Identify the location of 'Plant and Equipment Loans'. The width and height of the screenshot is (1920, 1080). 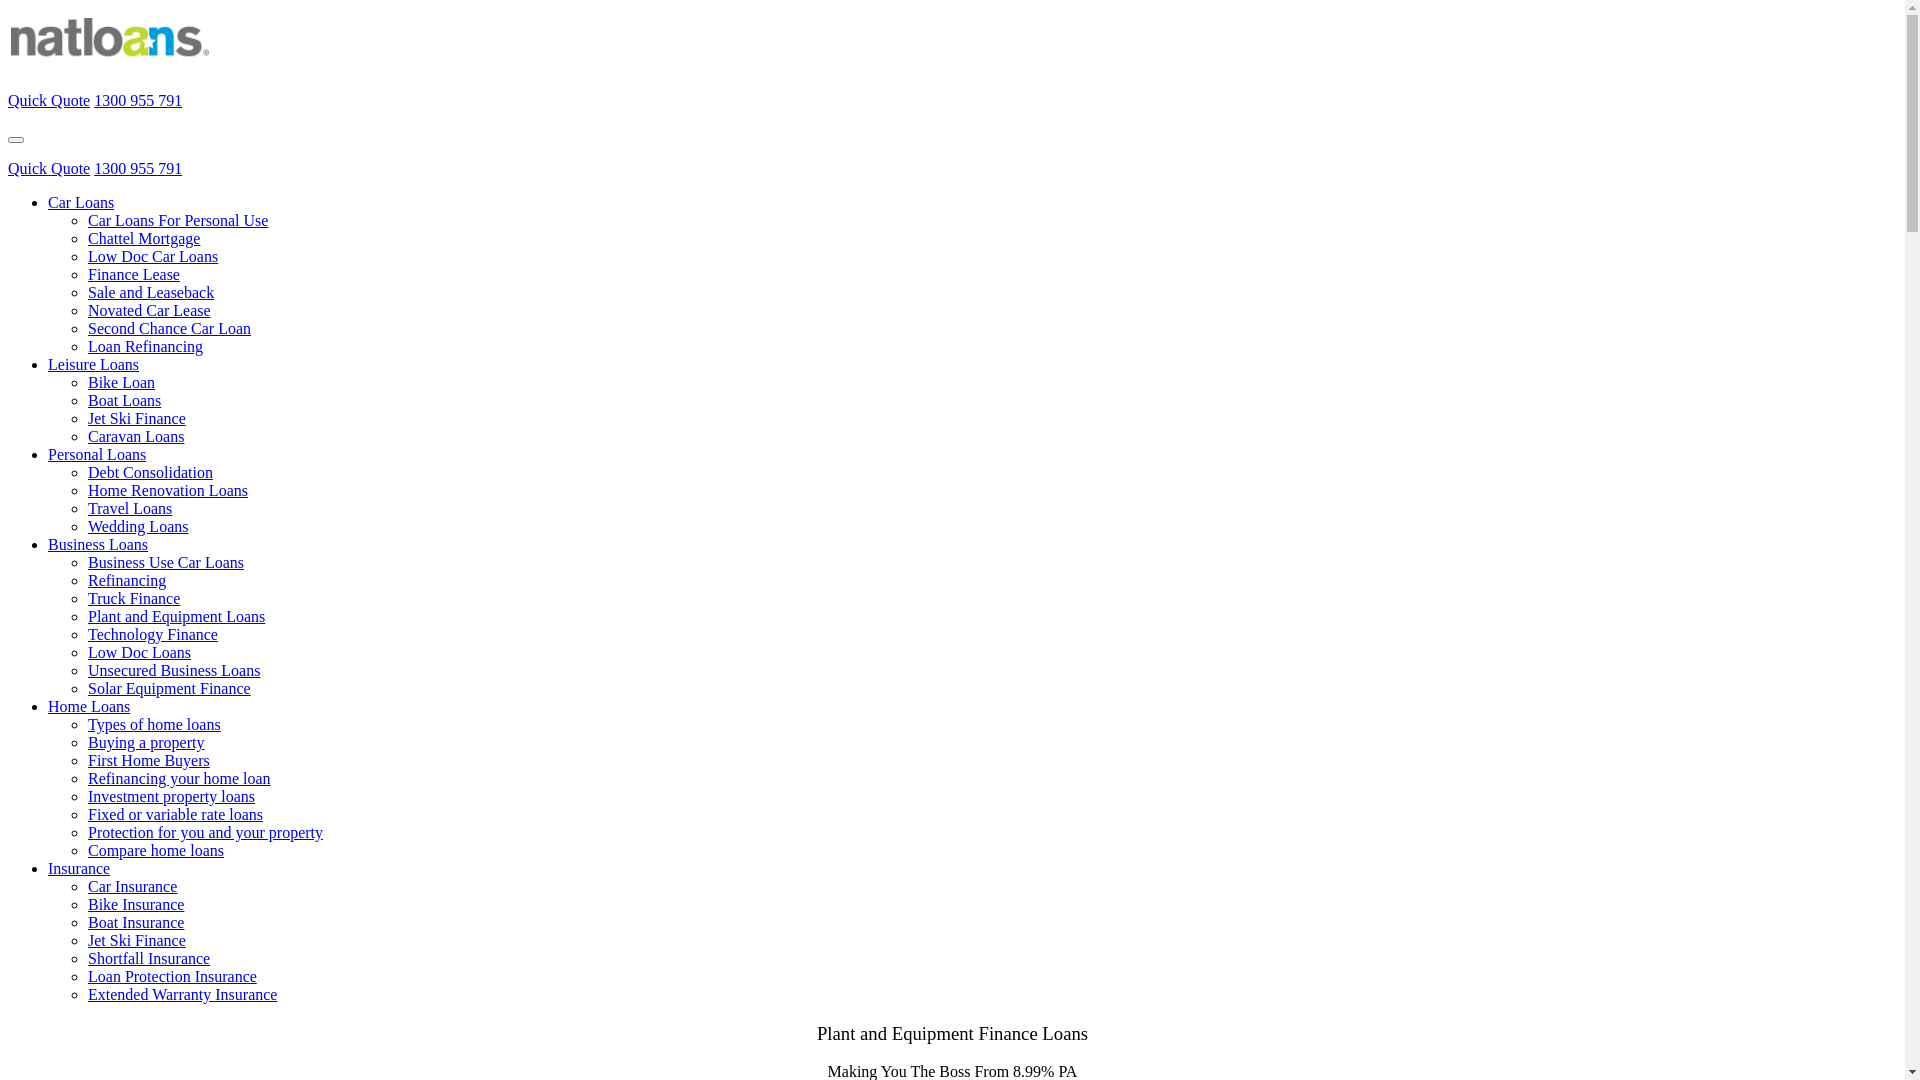
(86, 615).